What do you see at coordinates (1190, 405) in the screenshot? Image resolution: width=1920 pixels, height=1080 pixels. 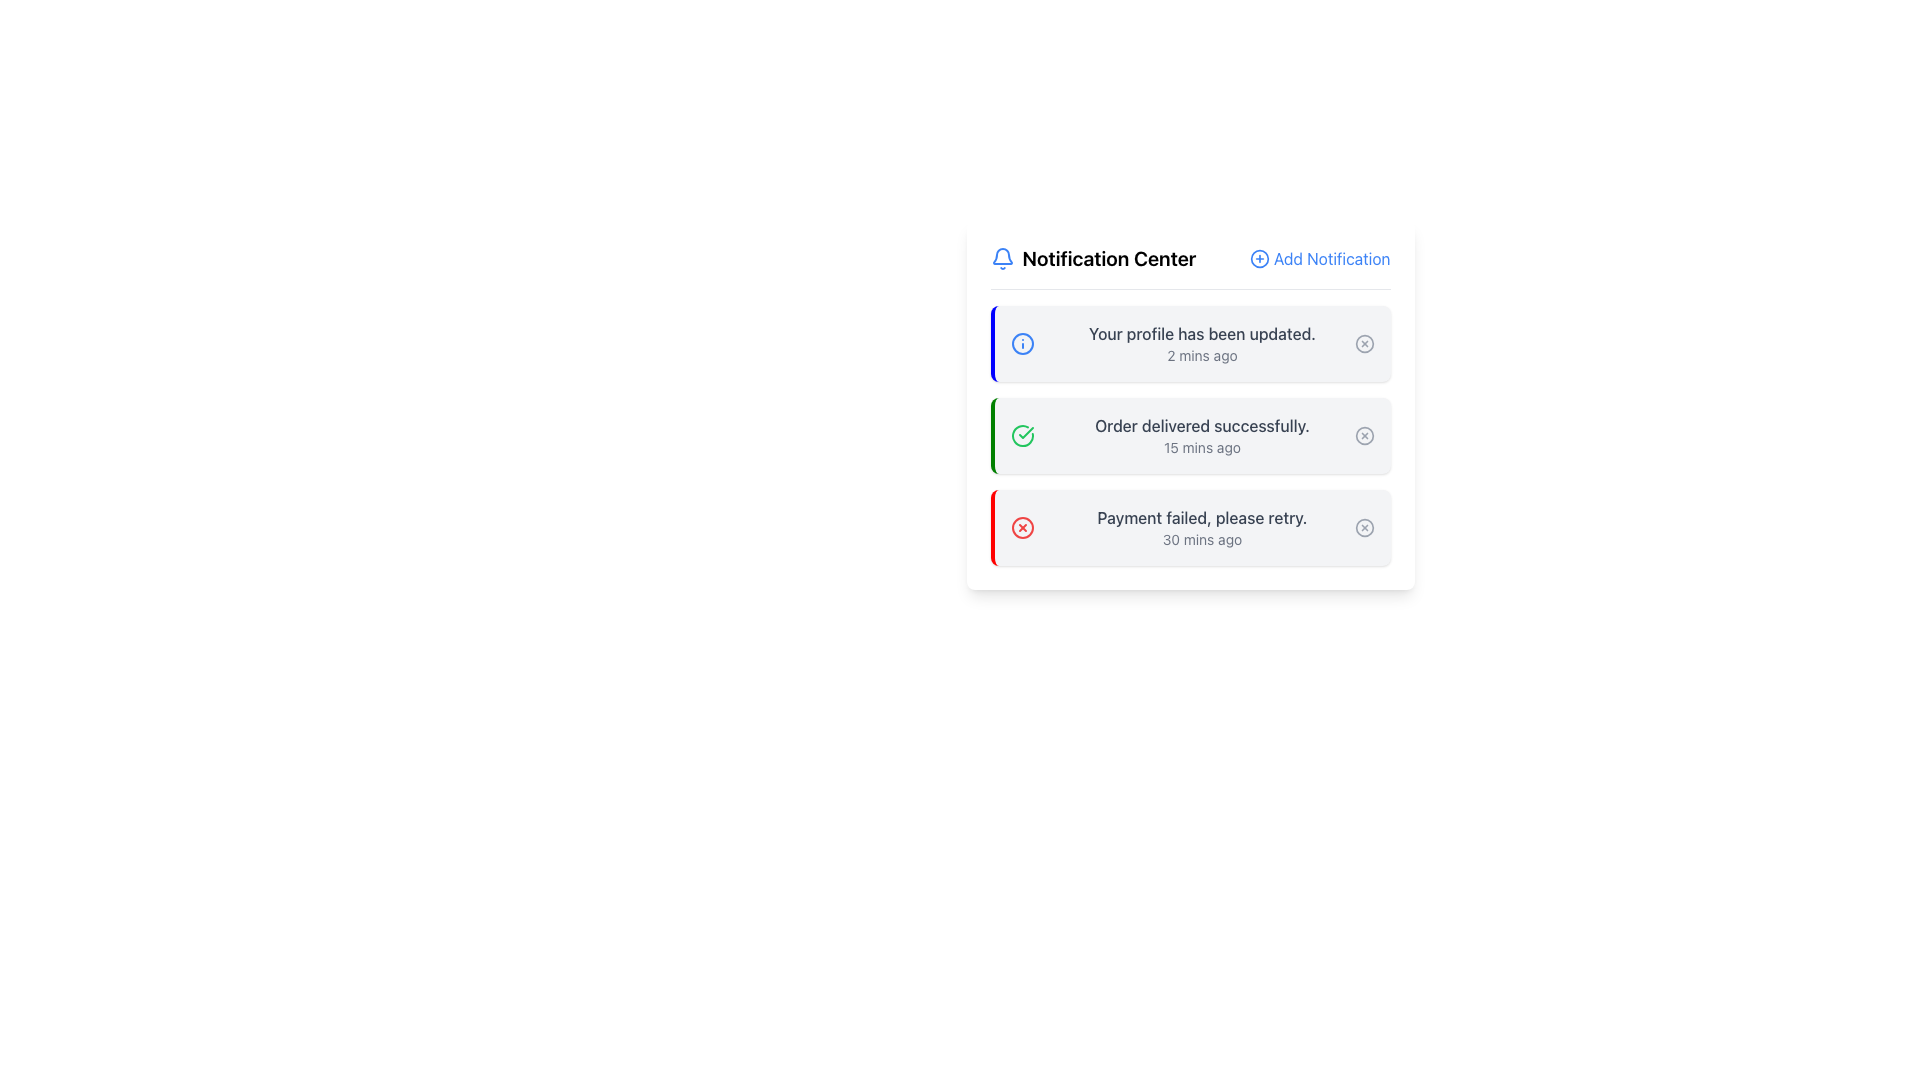 I see `an individual notification within the Notification Panel` at bounding box center [1190, 405].